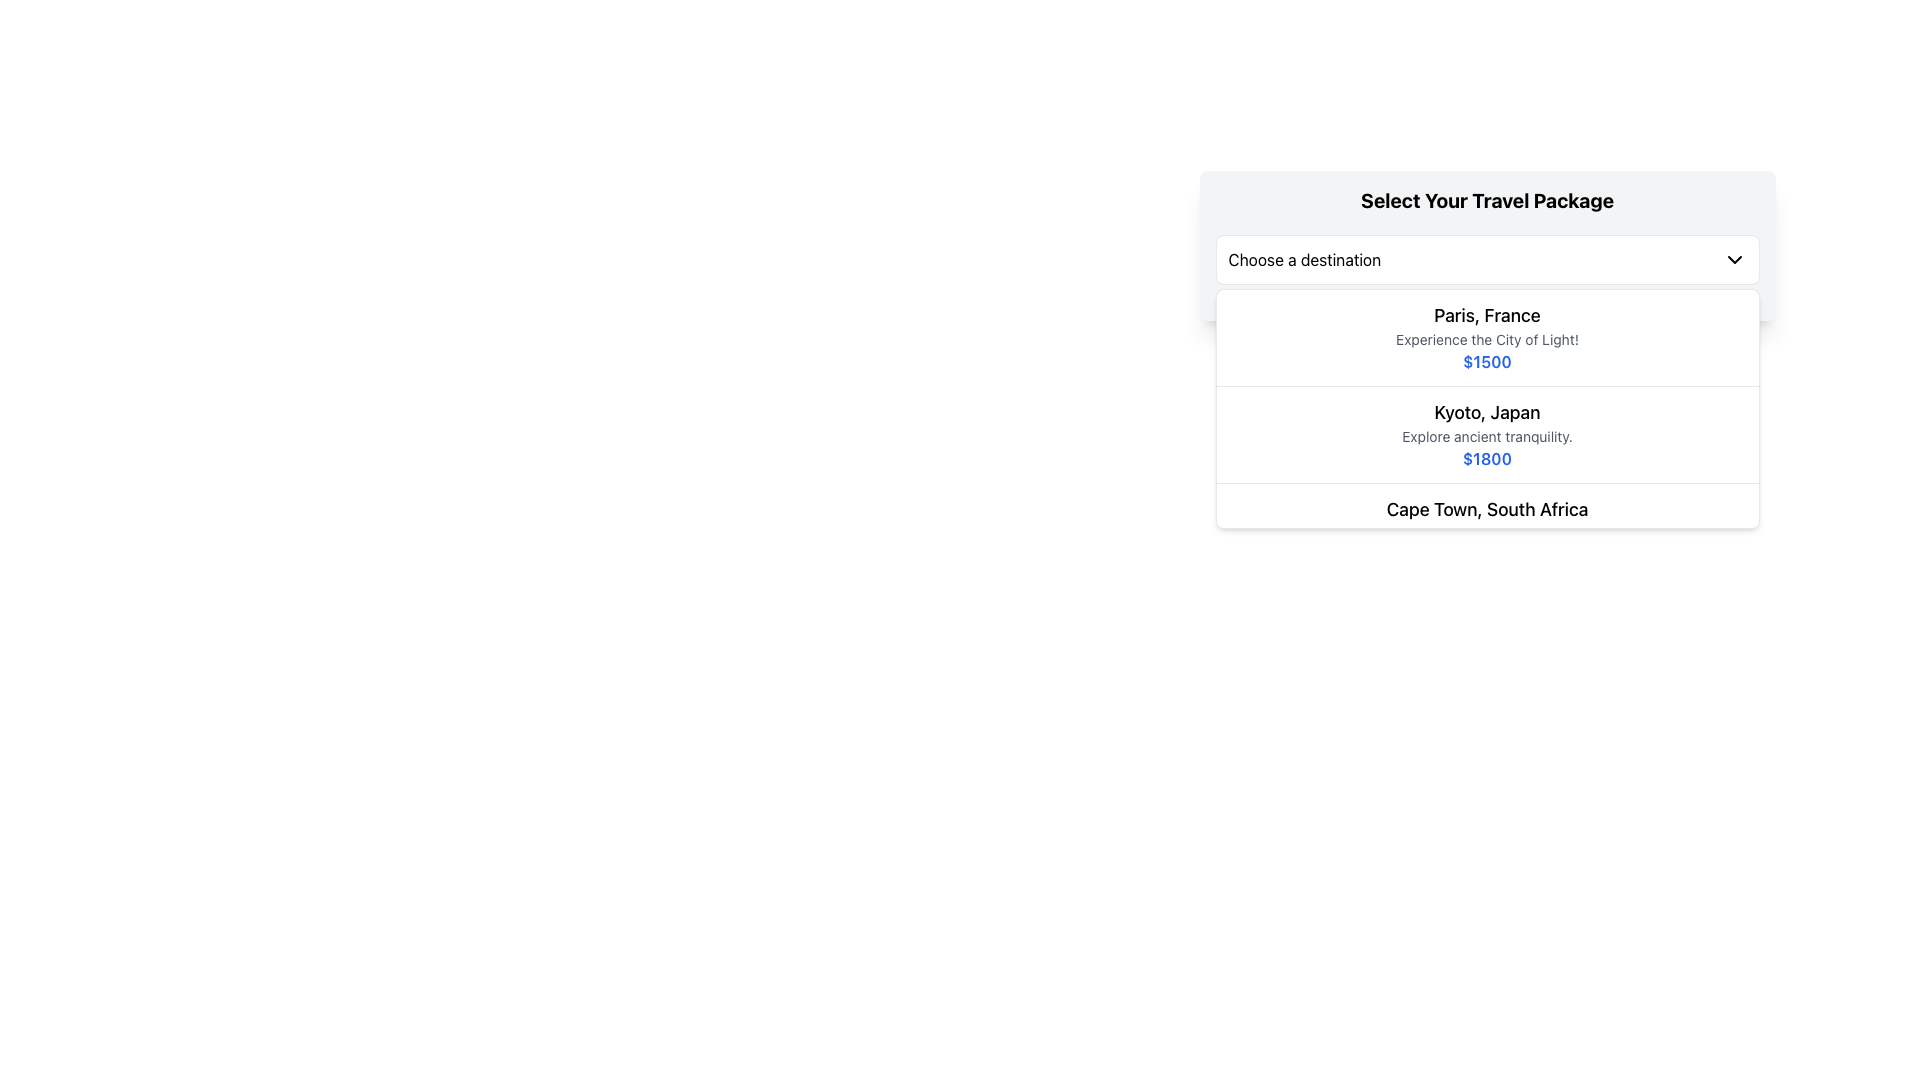  What do you see at coordinates (1487, 338) in the screenshot?
I see `text label displaying 'Experience the City of Light!' located beneath the main header 'Paris, France' and above the price '$1500' in the travel package card for 'Paris, France'` at bounding box center [1487, 338].